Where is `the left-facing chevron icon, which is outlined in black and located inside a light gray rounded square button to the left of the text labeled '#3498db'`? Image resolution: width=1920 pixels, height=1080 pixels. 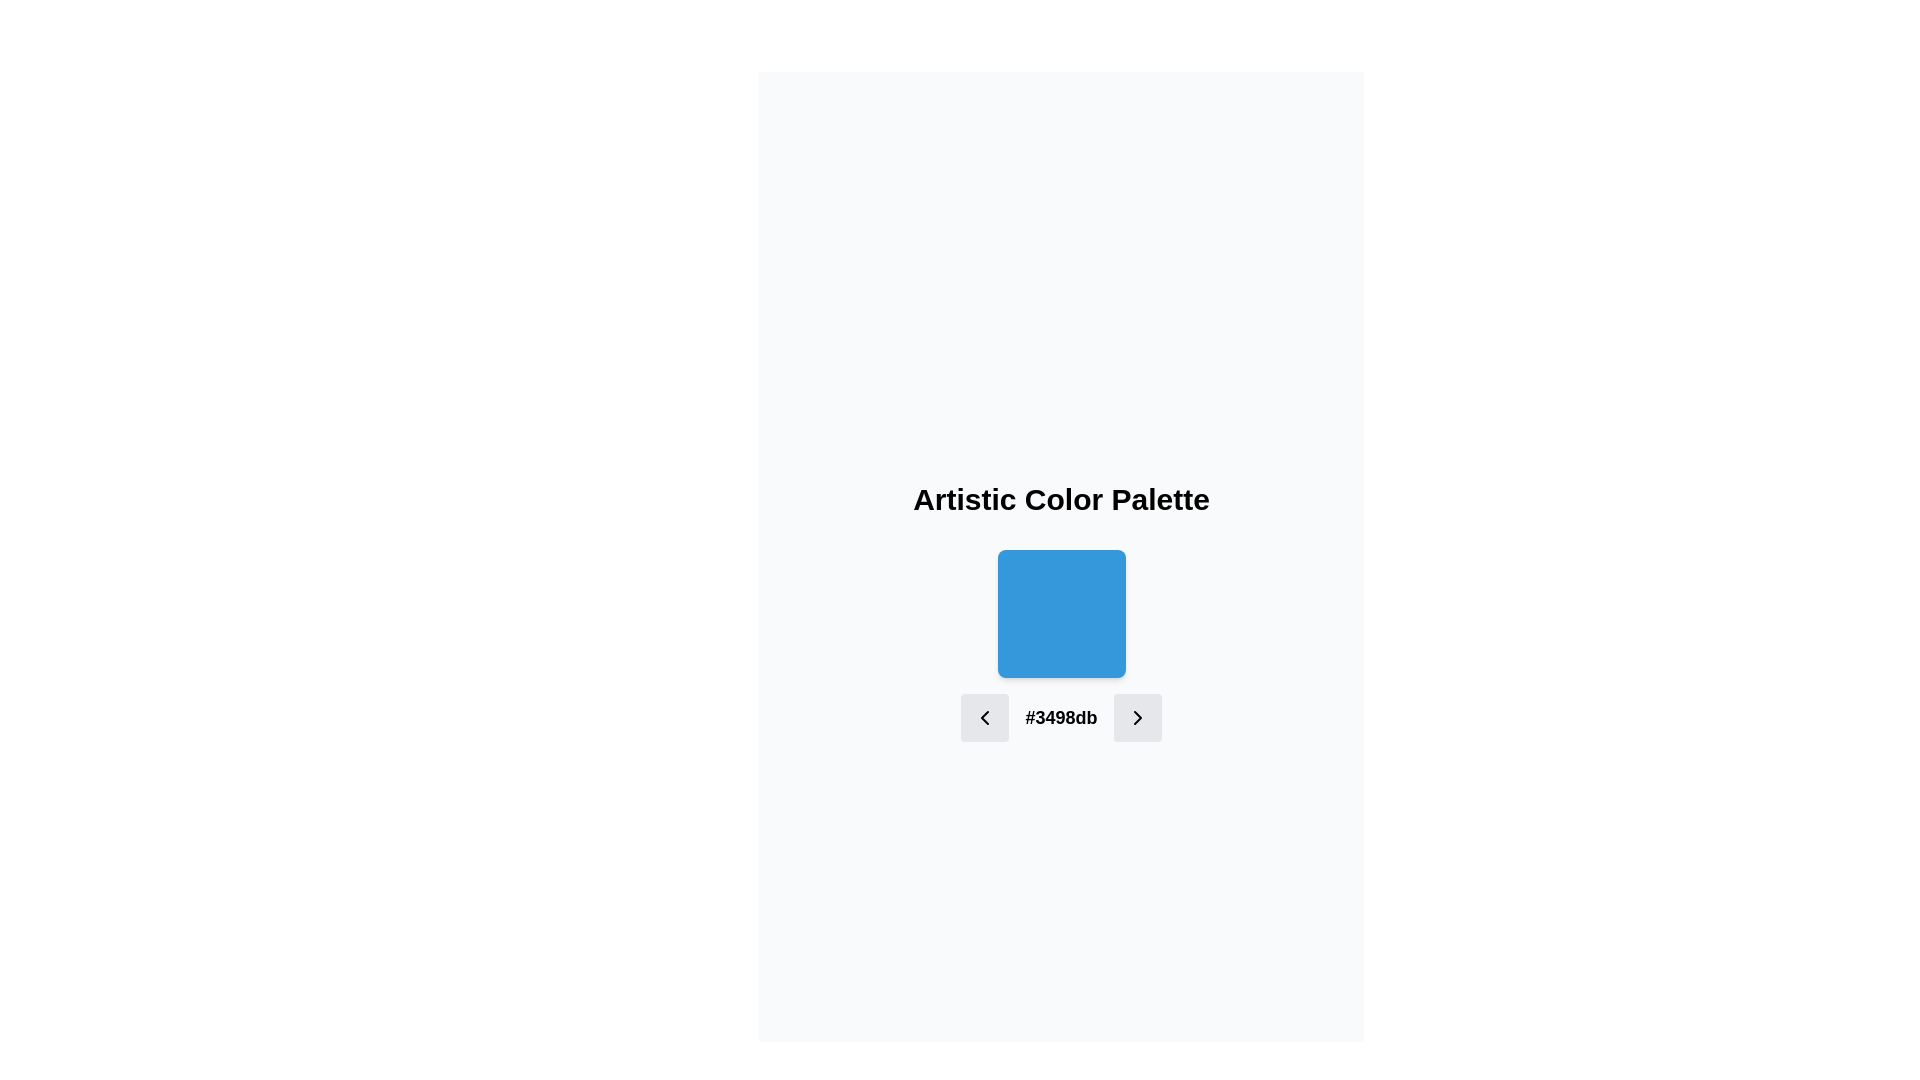
the left-facing chevron icon, which is outlined in black and located inside a light gray rounded square button to the left of the text labeled '#3498db' is located at coordinates (985, 716).